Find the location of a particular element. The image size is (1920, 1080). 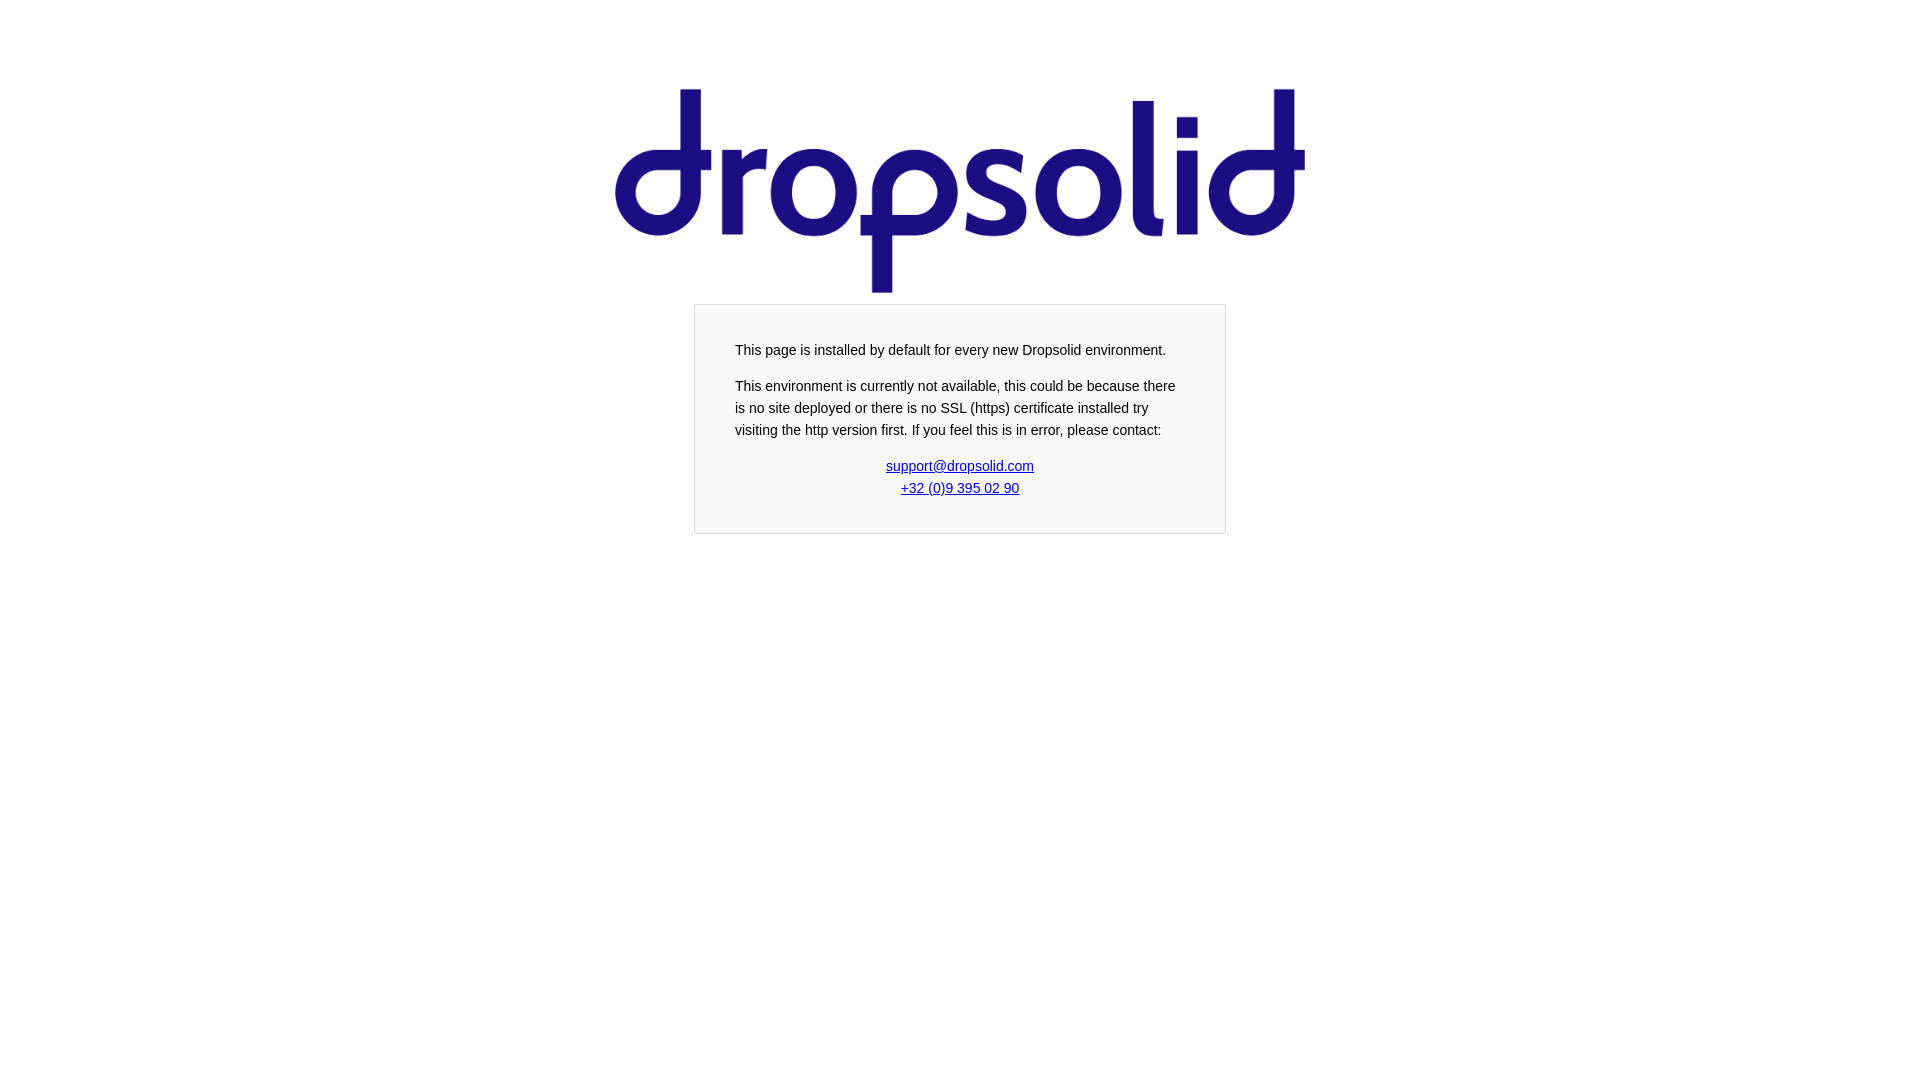

'support@dropsolid.com' is located at coordinates (960, 466).